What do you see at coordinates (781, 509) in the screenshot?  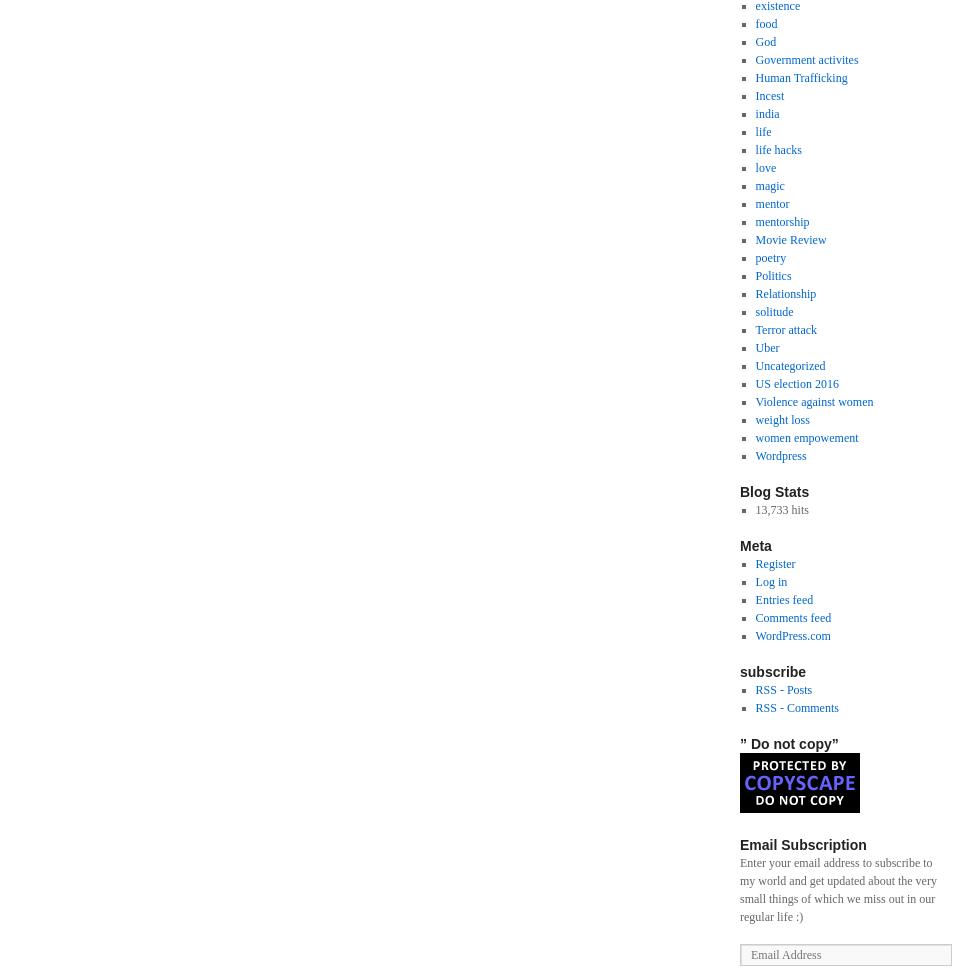 I see `'13,733 hits'` at bounding box center [781, 509].